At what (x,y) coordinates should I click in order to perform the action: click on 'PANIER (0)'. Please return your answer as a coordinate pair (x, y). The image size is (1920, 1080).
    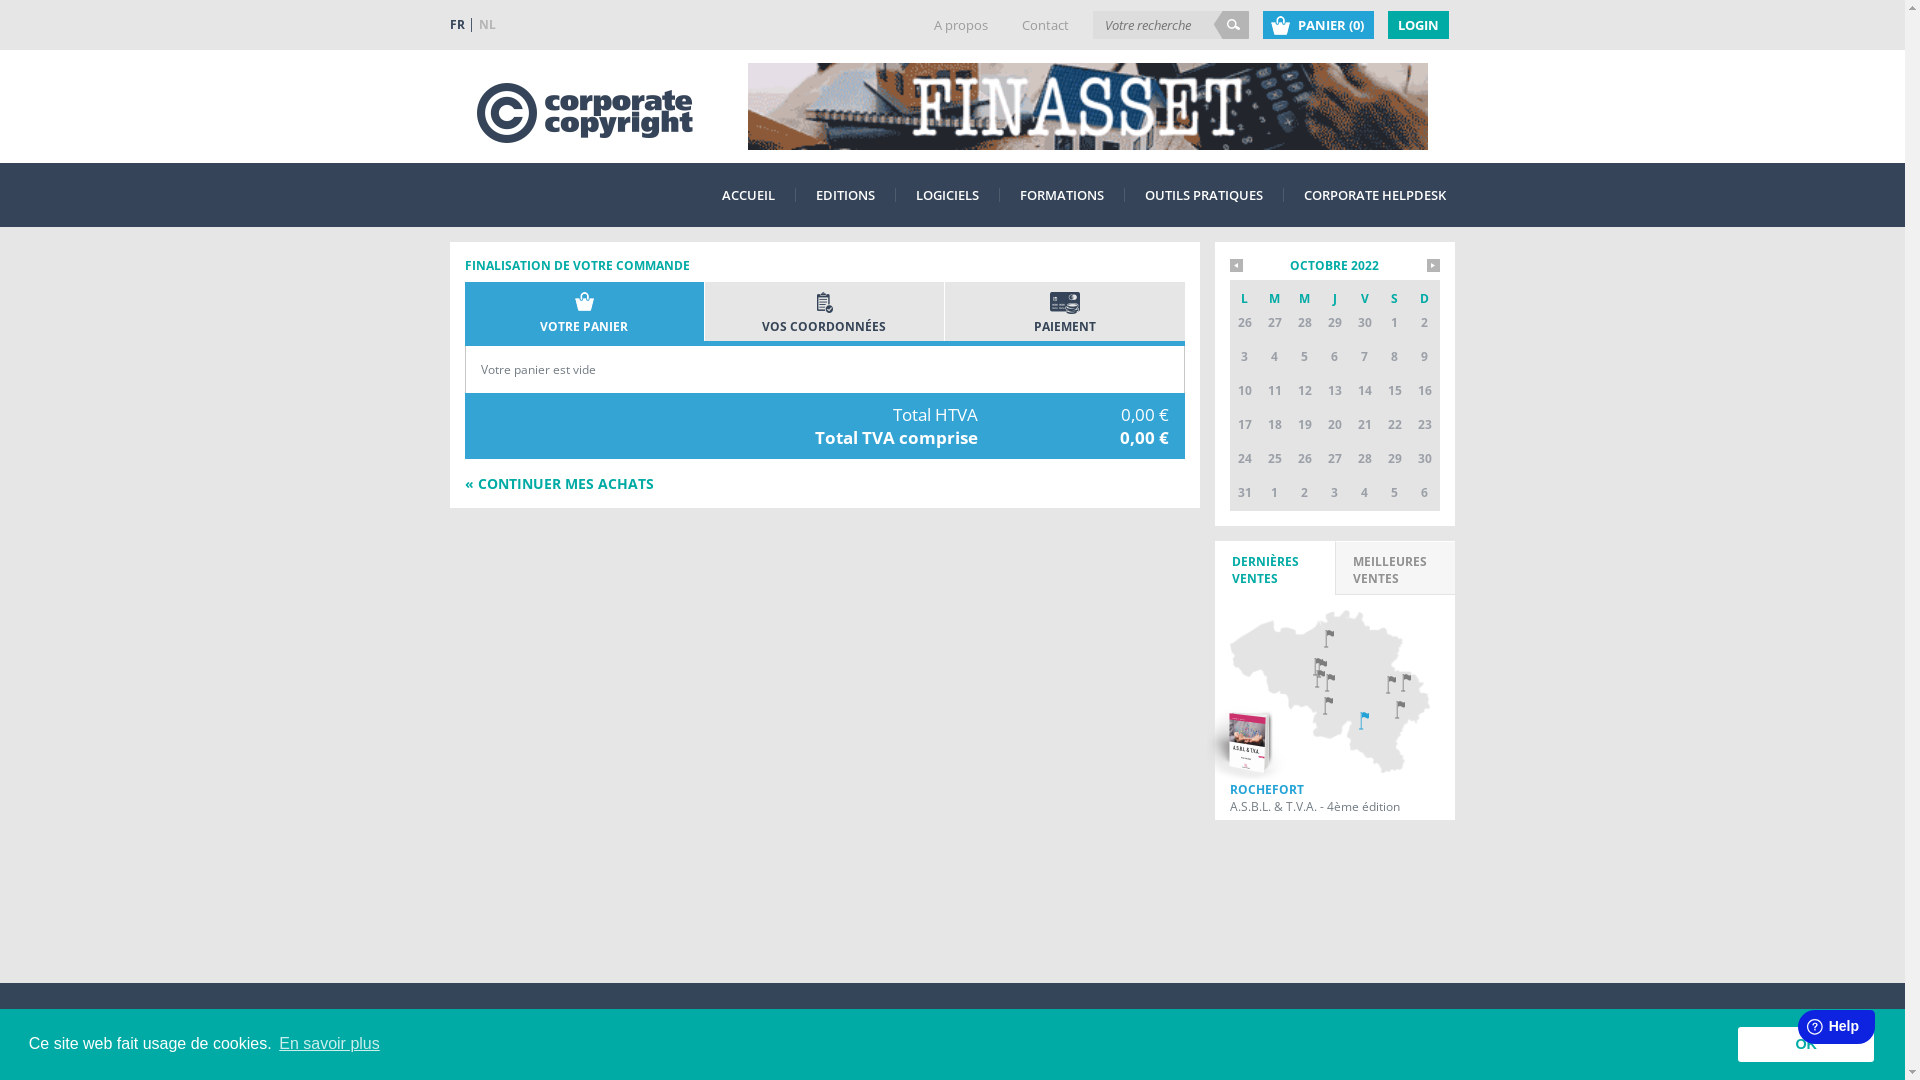
    Looking at the image, I should click on (1317, 24).